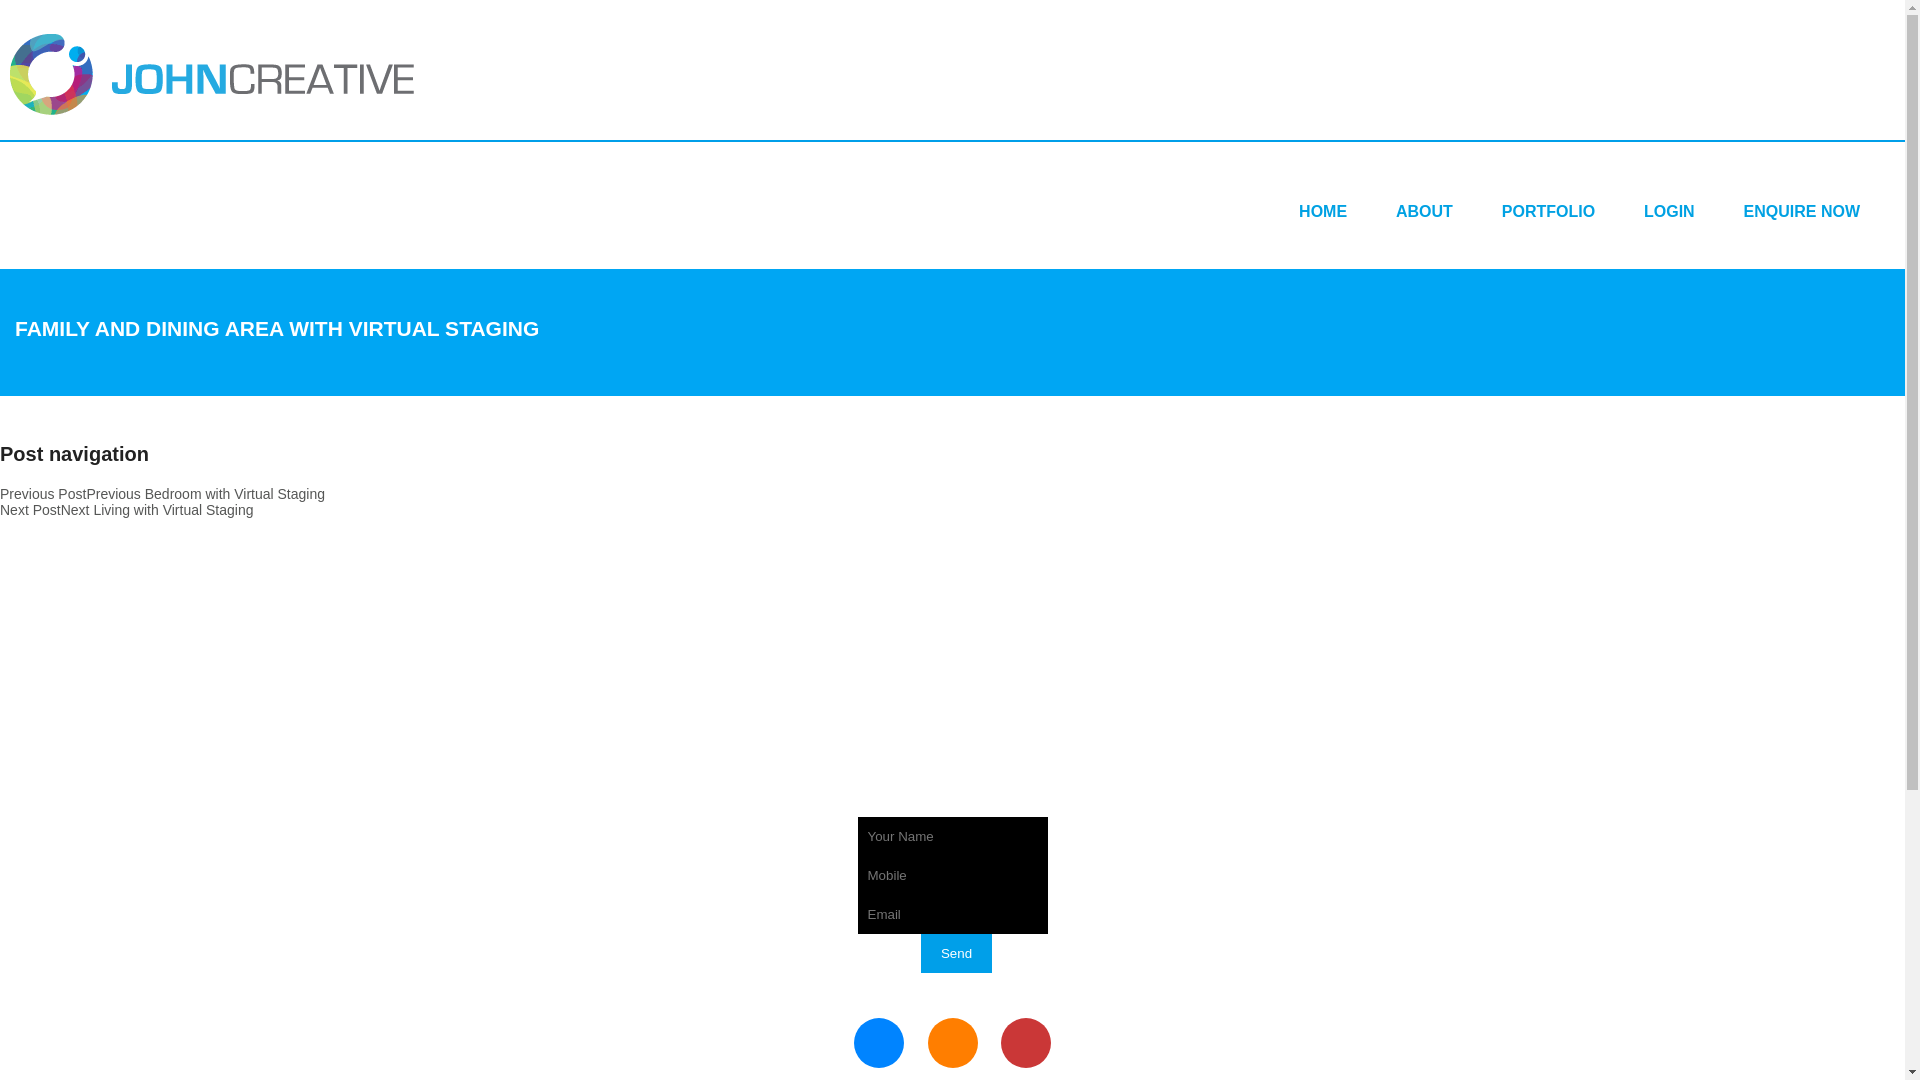 This screenshot has height=1080, width=1920. What do you see at coordinates (0, 493) in the screenshot?
I see `'Previous PostPrevious Bedroom with Virtual Staging'` at bounding box center [0, 493].